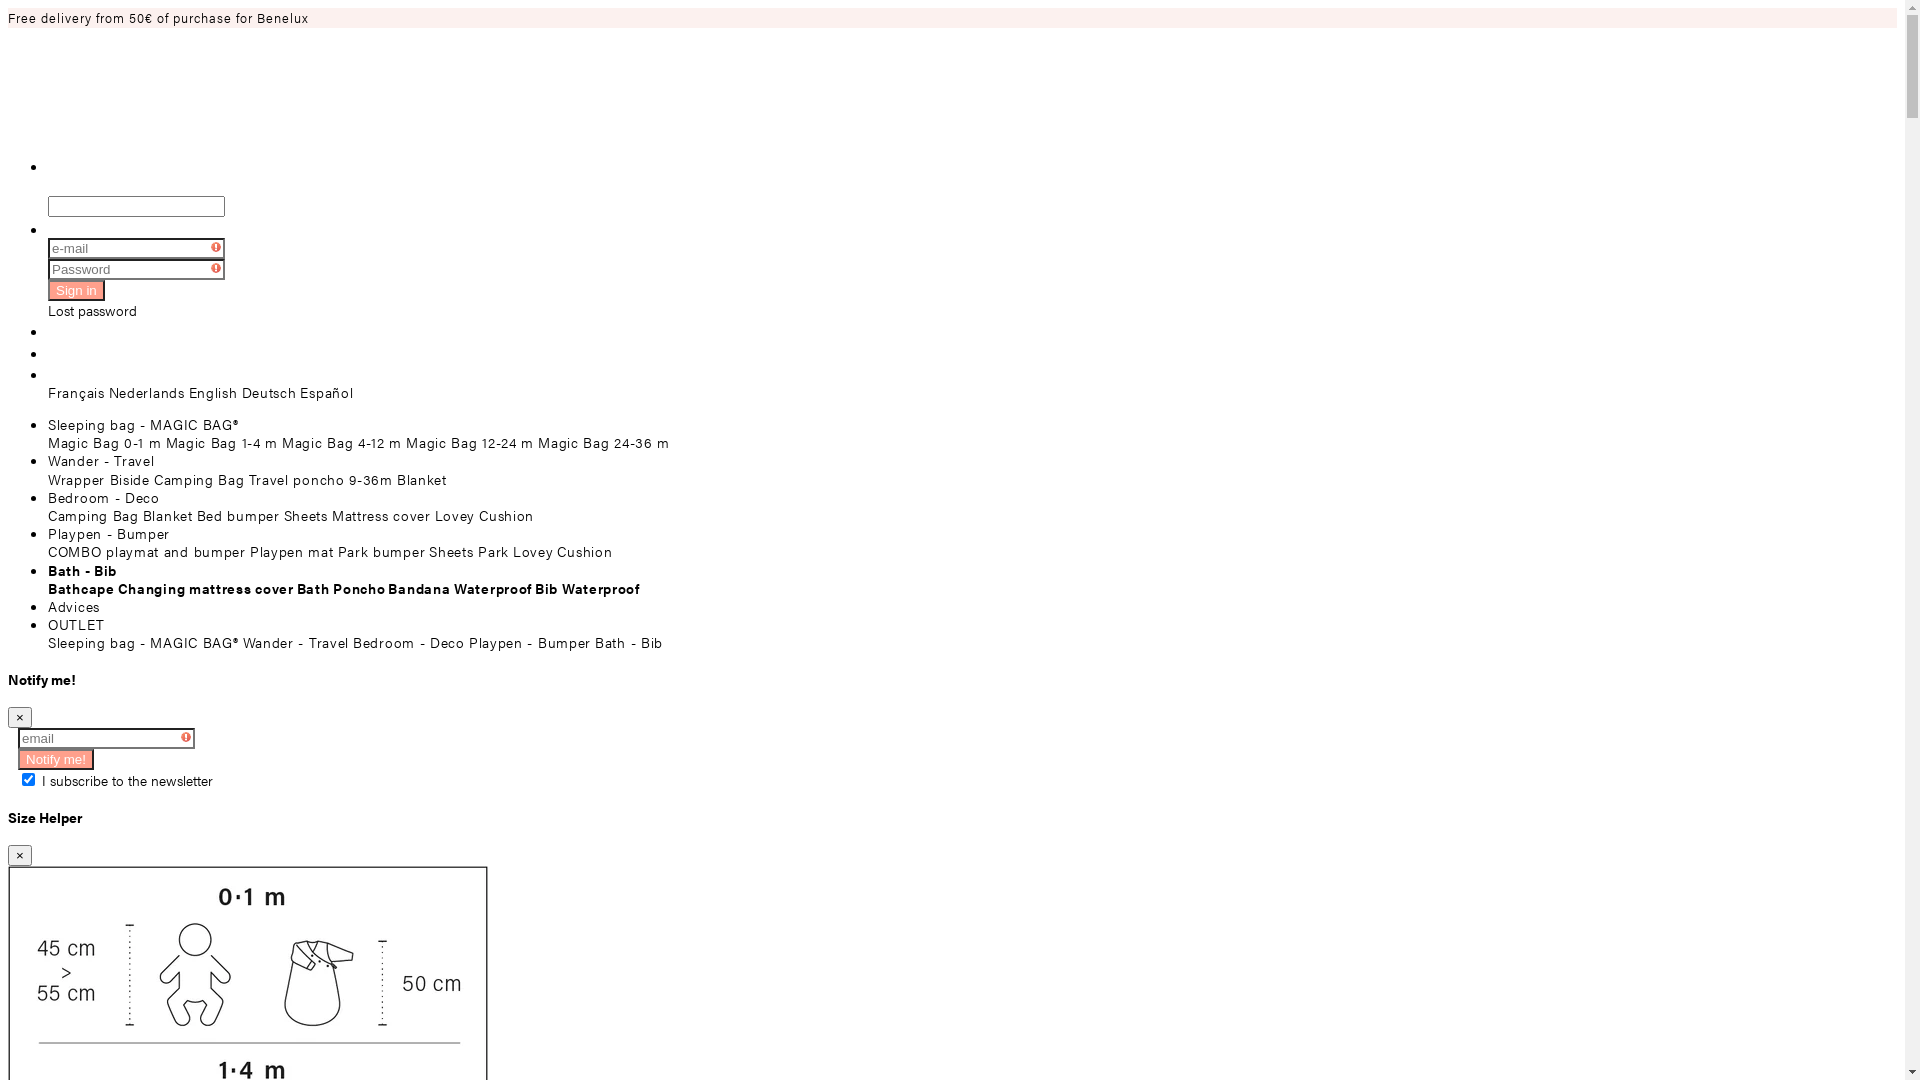 Image resolution: width=1920 pixels, height=1080 pixels. Describe the element at coordinates (533, 551) in the screenshot. I see `'Lovey'` at that location.